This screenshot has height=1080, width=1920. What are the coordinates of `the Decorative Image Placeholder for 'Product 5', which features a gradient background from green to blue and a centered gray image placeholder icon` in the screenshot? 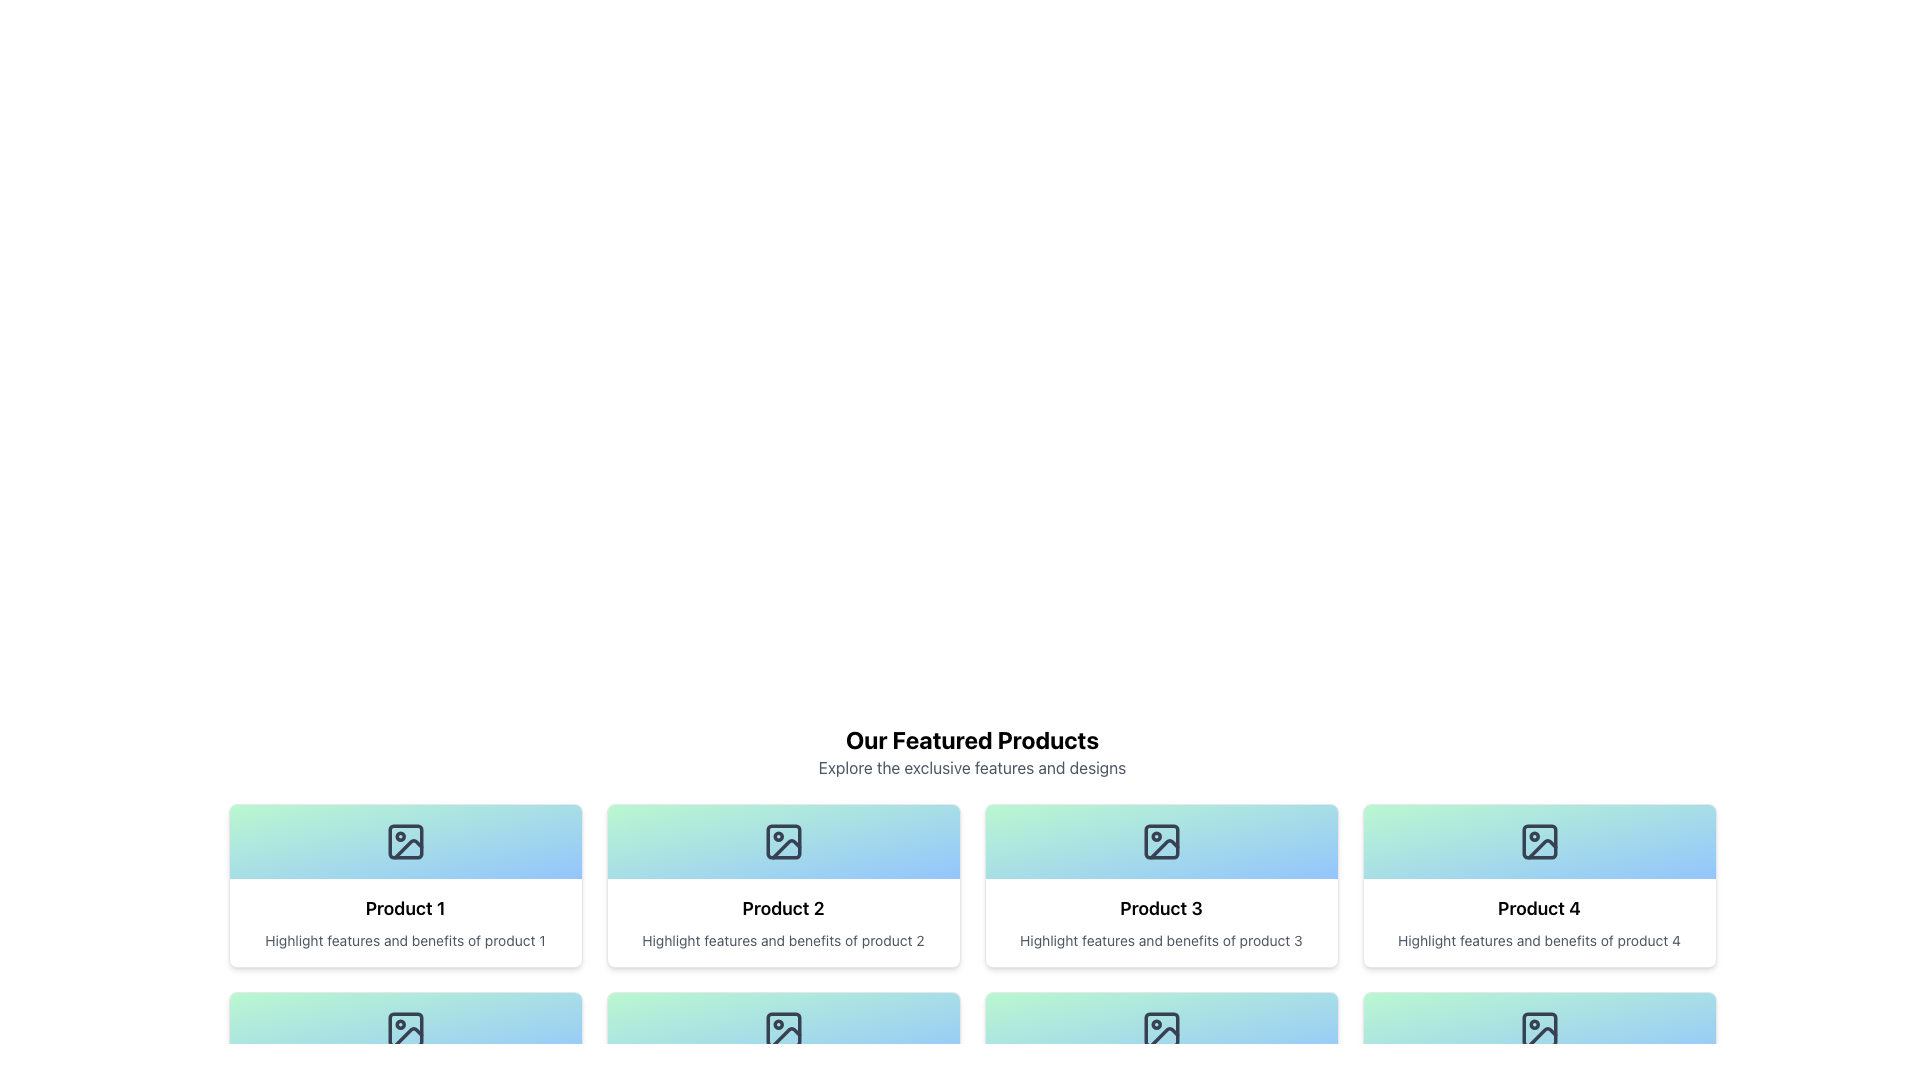 It's located at (404, 1029).